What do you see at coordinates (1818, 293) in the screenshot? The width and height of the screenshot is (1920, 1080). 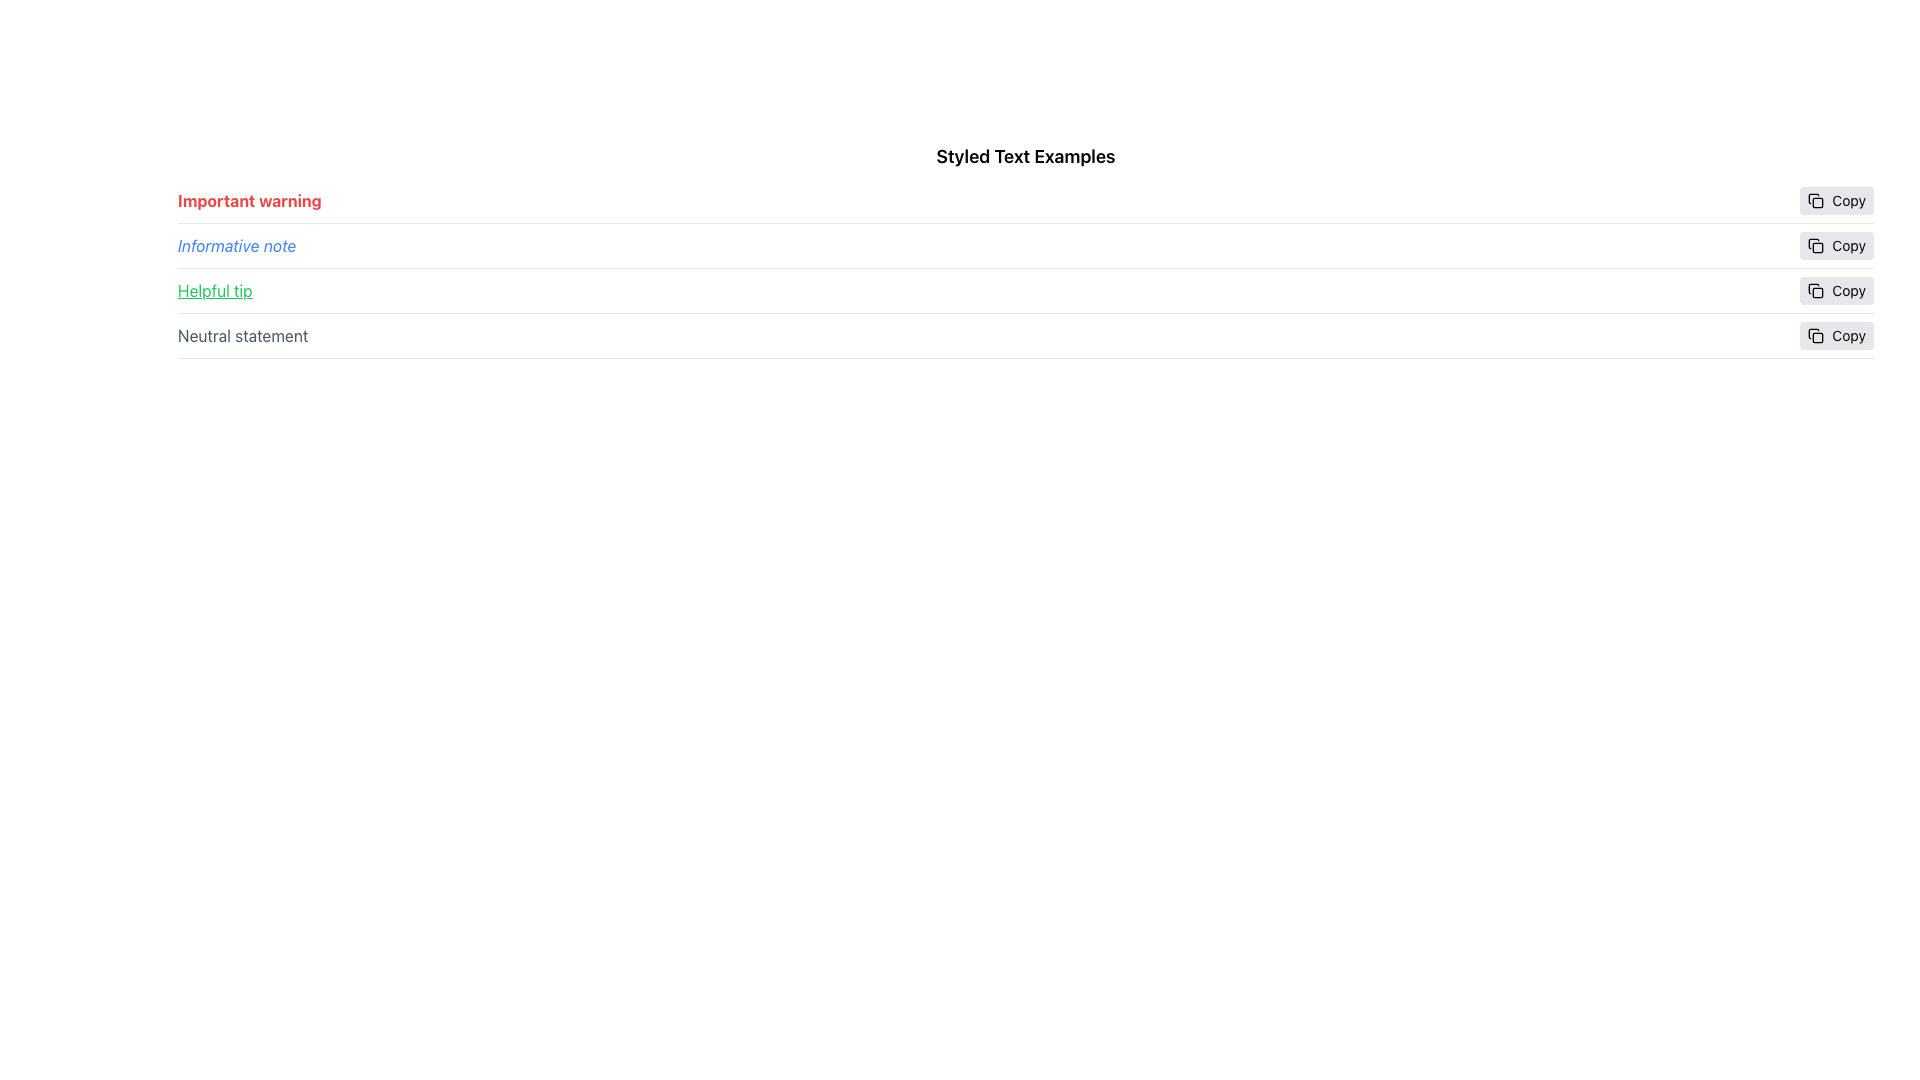 I see `the SVG Shape (Rounded Rectangle) representing the 'Copy' button located next to the fourth text row labeled 'Neutral statement'` at bounding box center [1818, 293].